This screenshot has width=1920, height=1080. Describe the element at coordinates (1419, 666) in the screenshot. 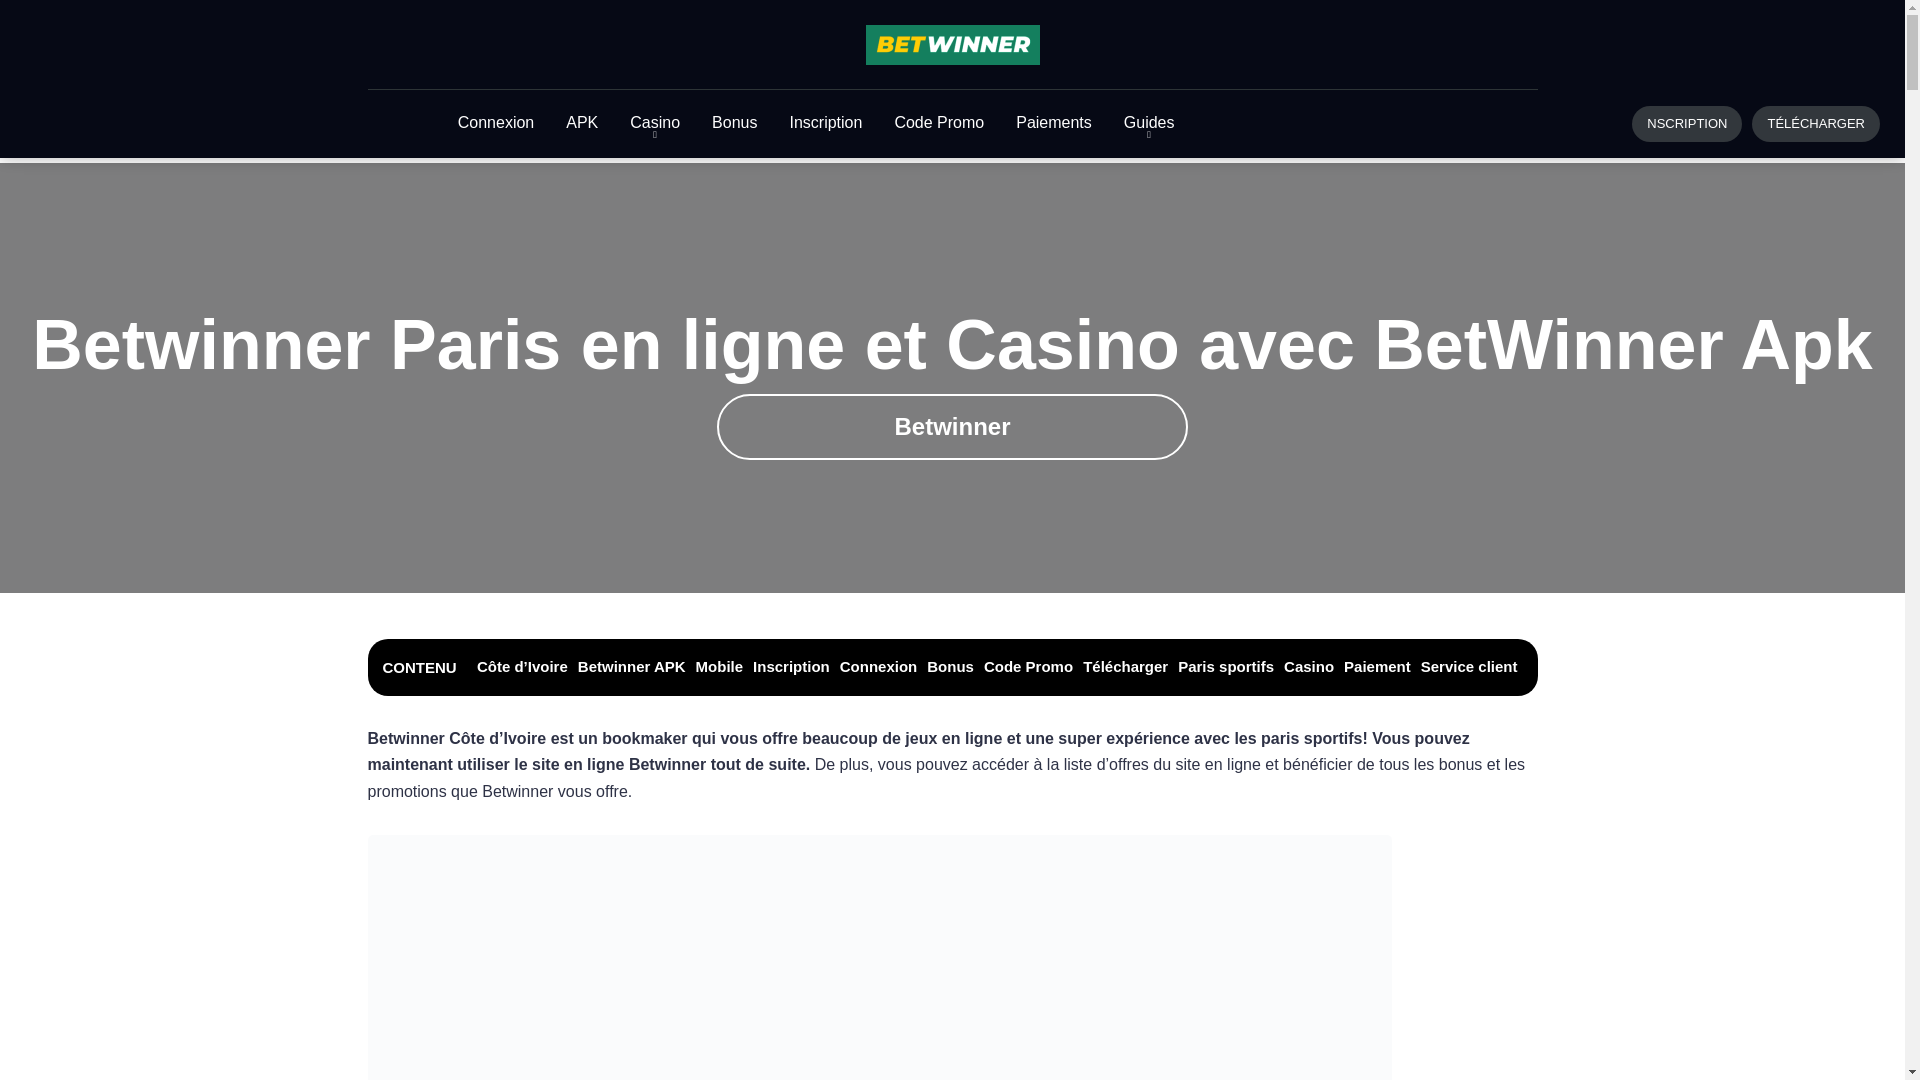

I see `'Service client'` at that location.